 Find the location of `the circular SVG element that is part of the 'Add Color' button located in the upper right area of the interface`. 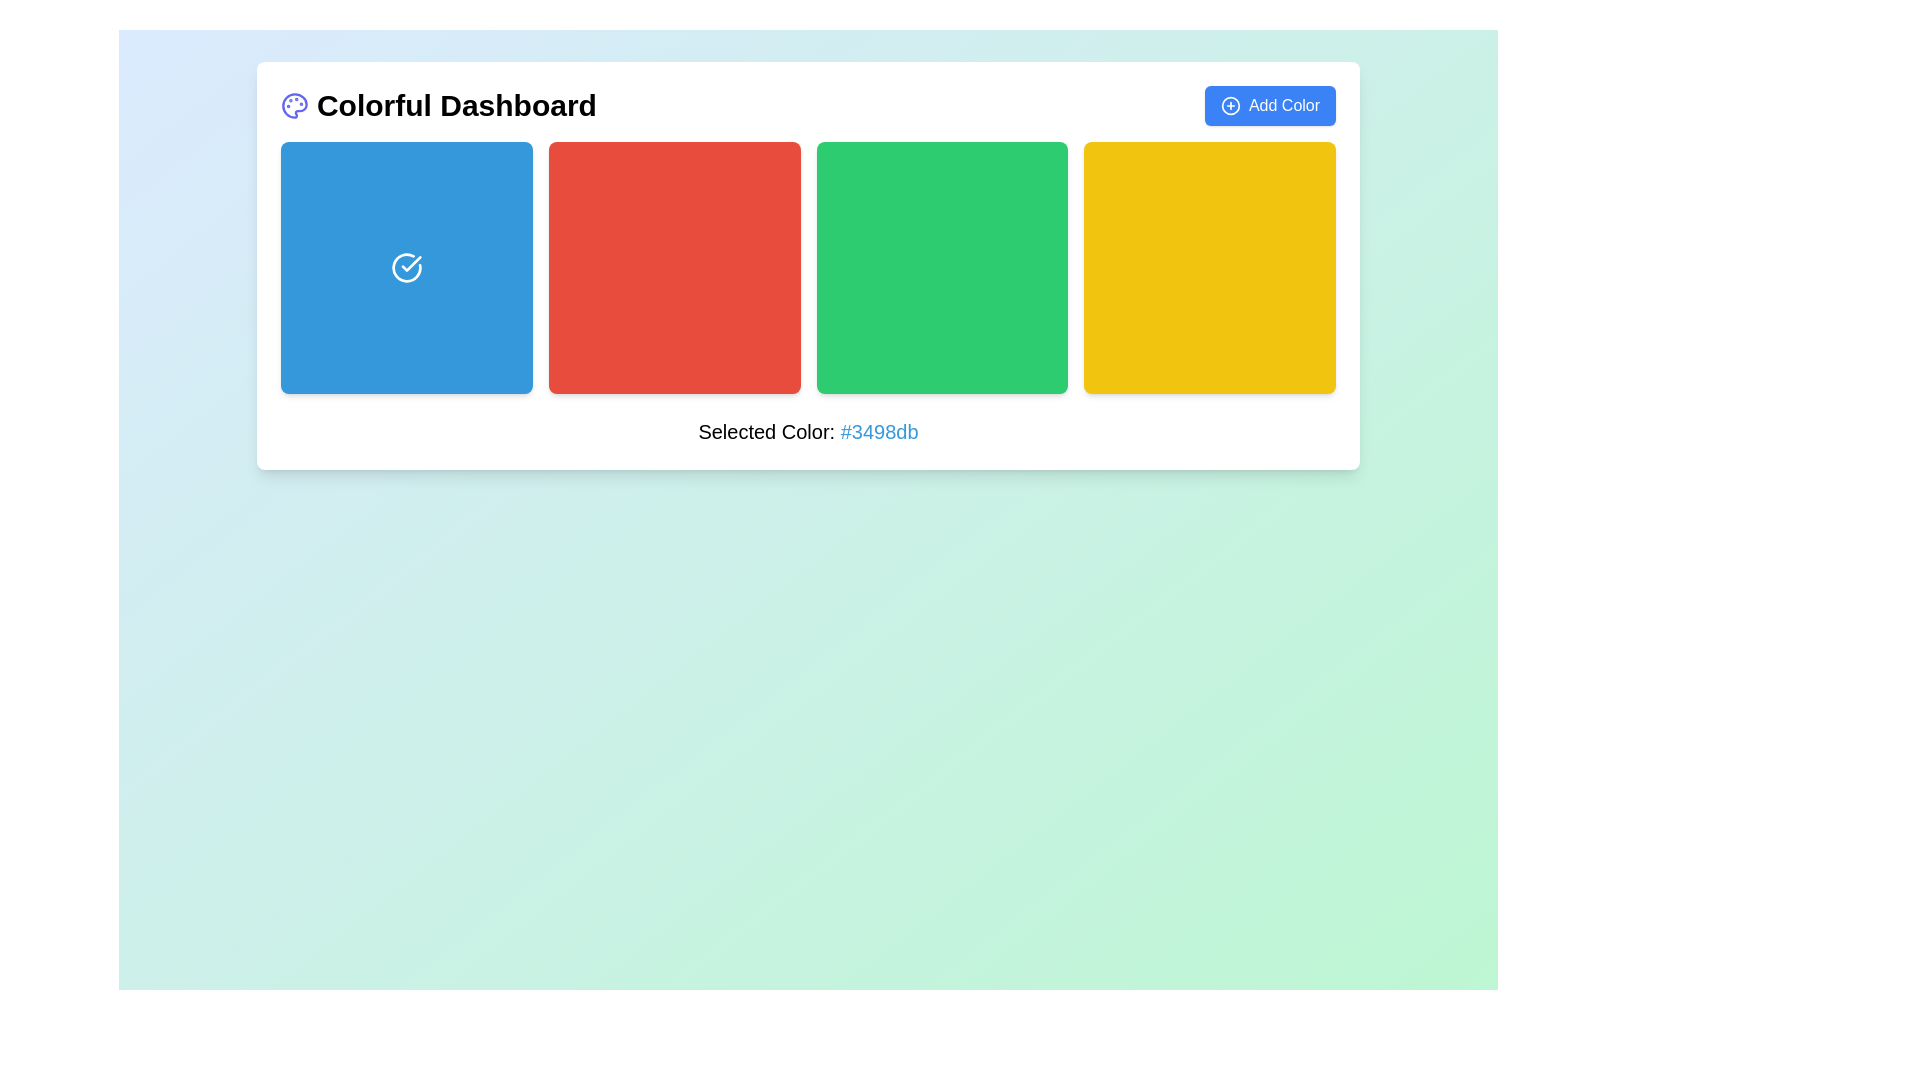

the circular SVG element that is part of the 'Add Color' button located in the upper right area of the interface is located at coordinates (1229, 105).